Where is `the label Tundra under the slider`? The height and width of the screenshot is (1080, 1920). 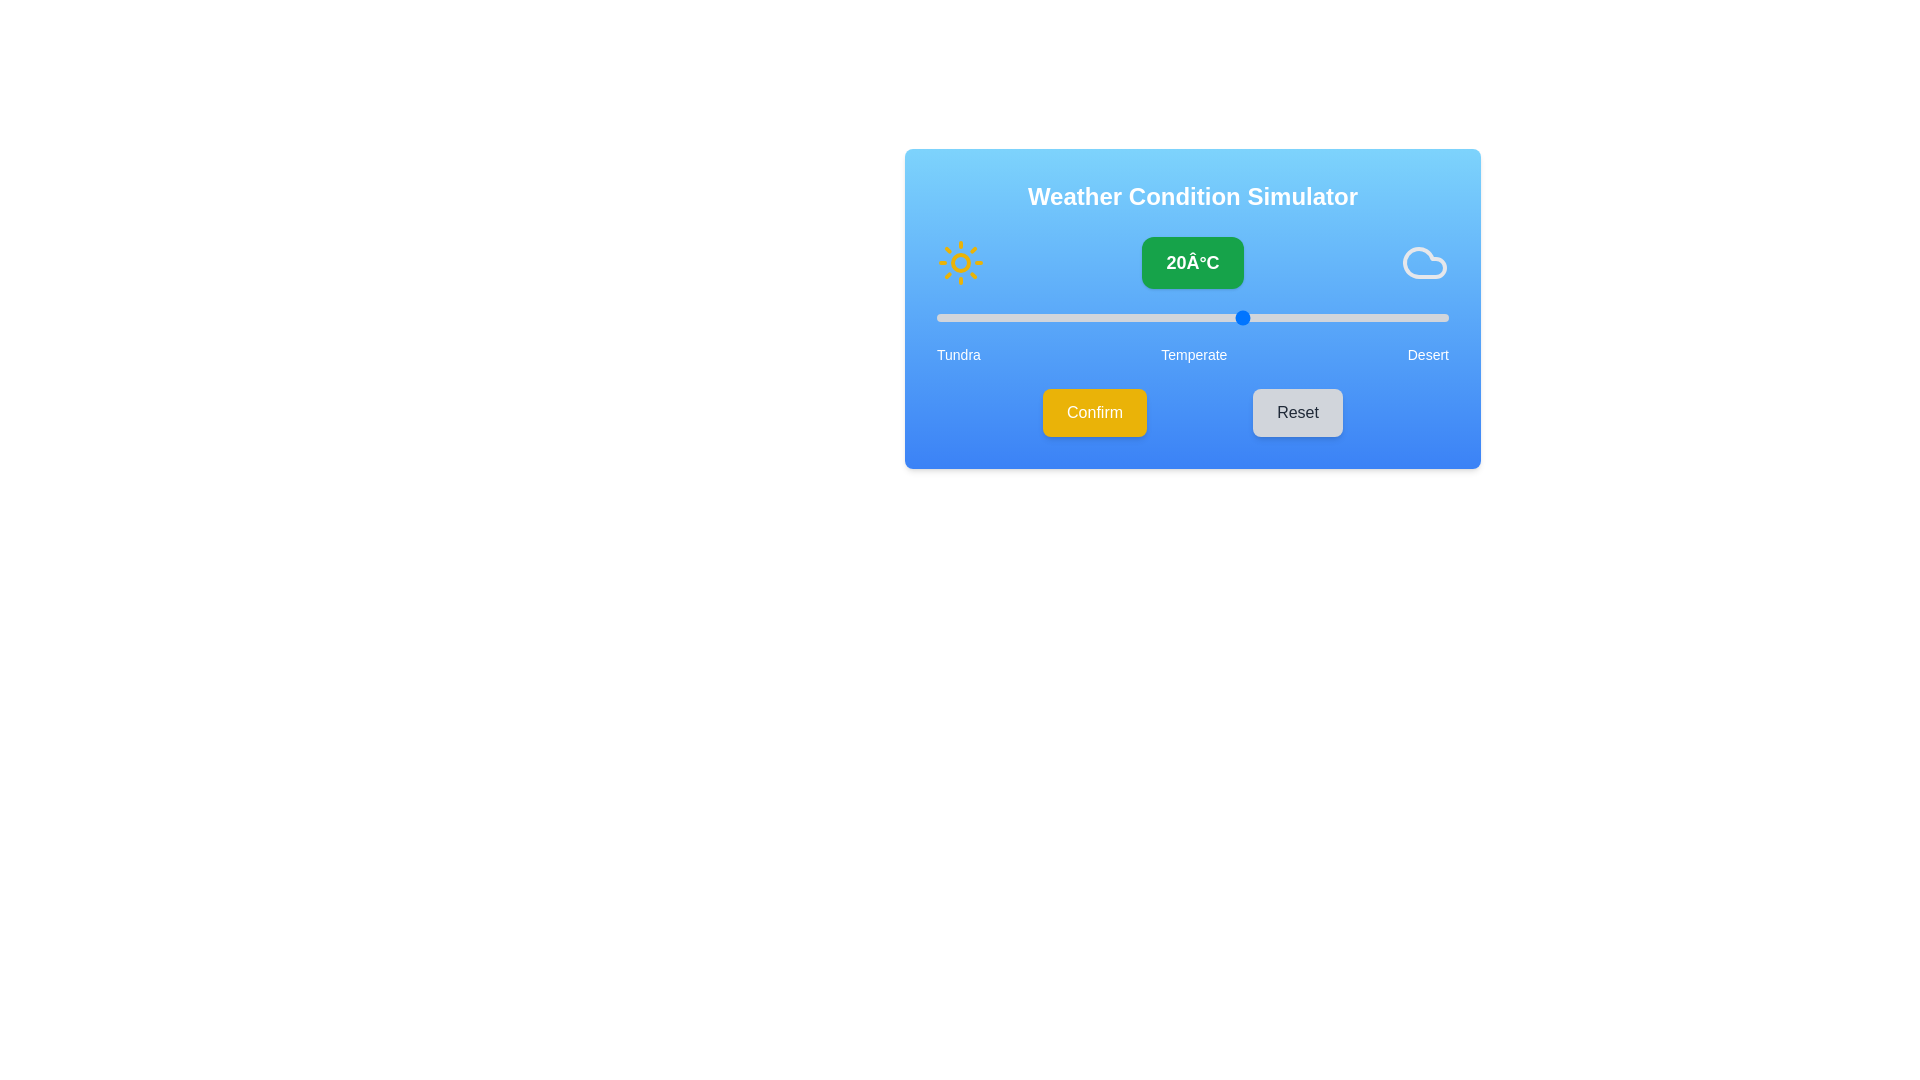 the label Tundra under the slider is located at coordinates (957, 353).